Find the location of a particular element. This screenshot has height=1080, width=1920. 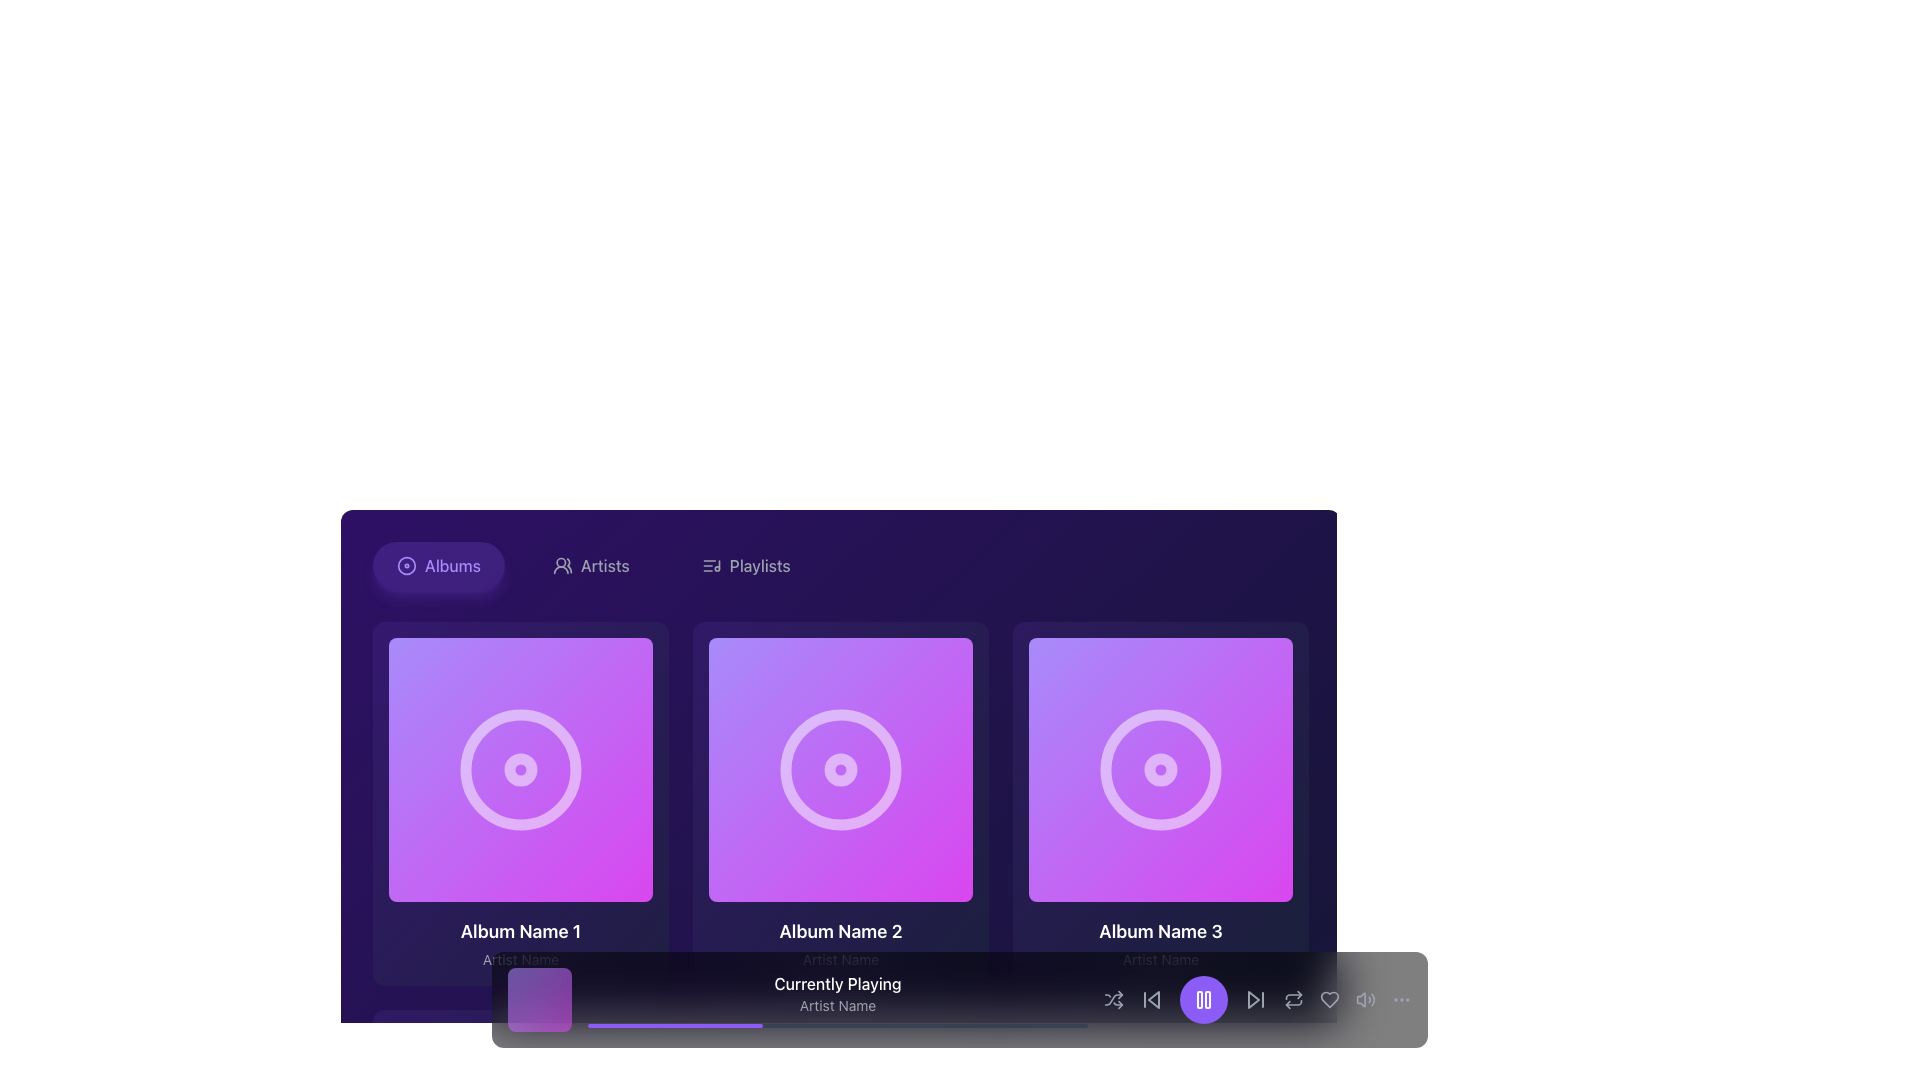

the innermost circular decorative element of 'Album Name 1', which is styled in a light color against a gradient purple background is located at coordinates (521, 769).